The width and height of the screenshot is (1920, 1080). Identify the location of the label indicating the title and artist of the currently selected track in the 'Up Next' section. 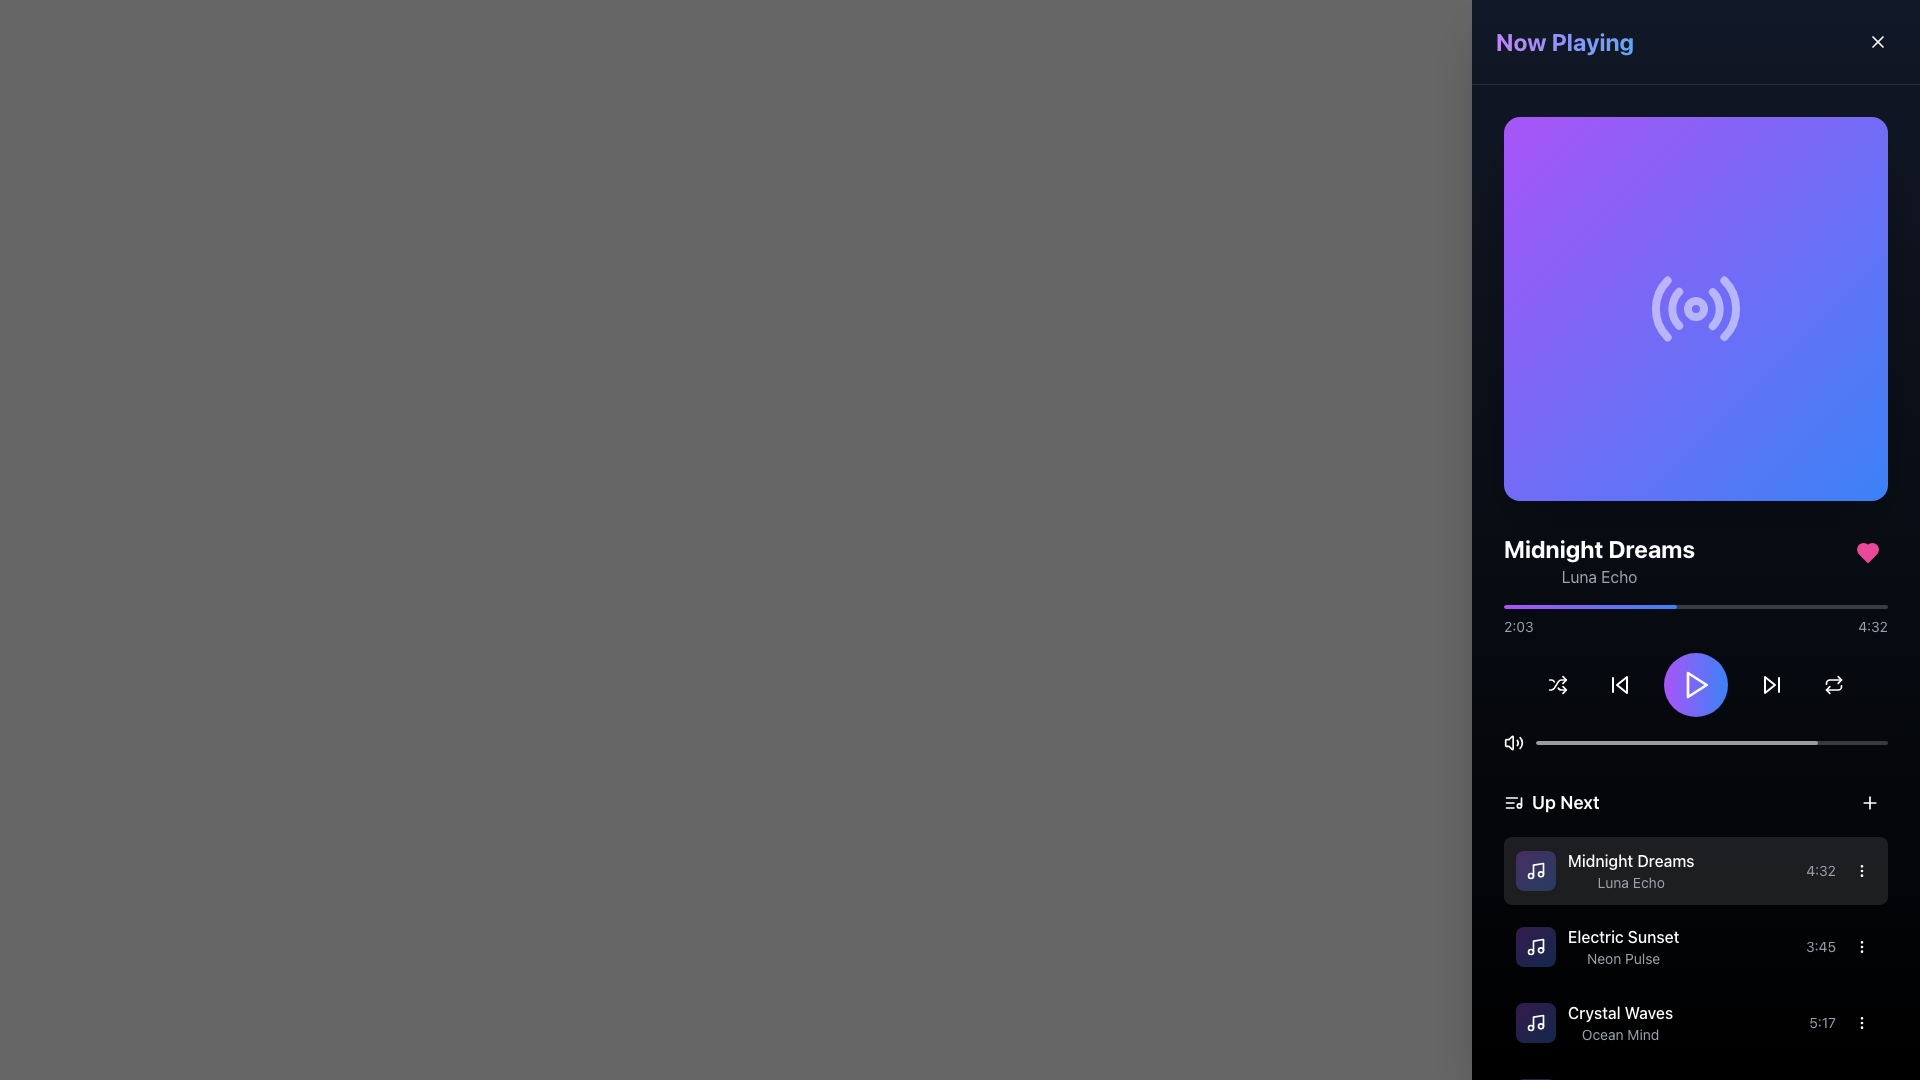
(1631, 870).